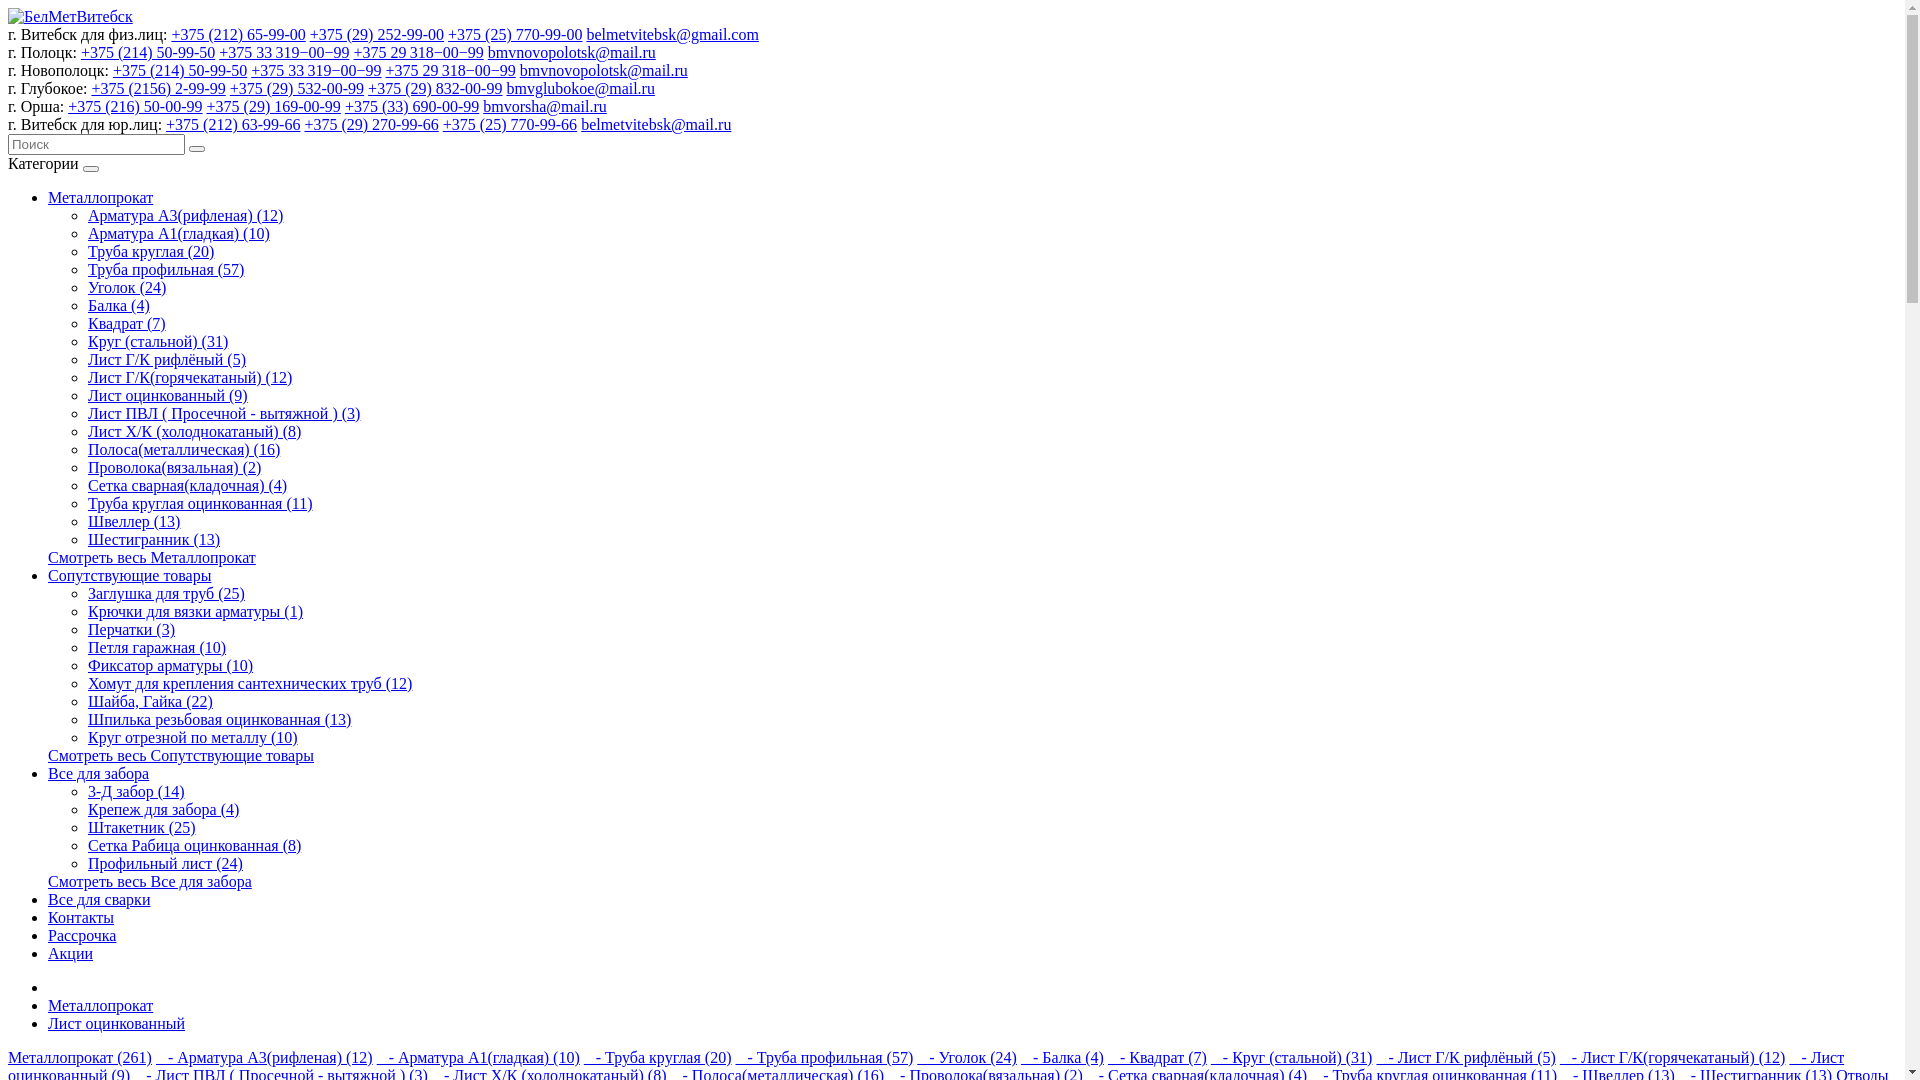 Image resolution: width=1920 pixels, height=1080 pixels. What do you see at coordinates (272, 106) in the screenshot?
I see `'+375 (29) 169-00-99'` at bounding box center [272, 106].